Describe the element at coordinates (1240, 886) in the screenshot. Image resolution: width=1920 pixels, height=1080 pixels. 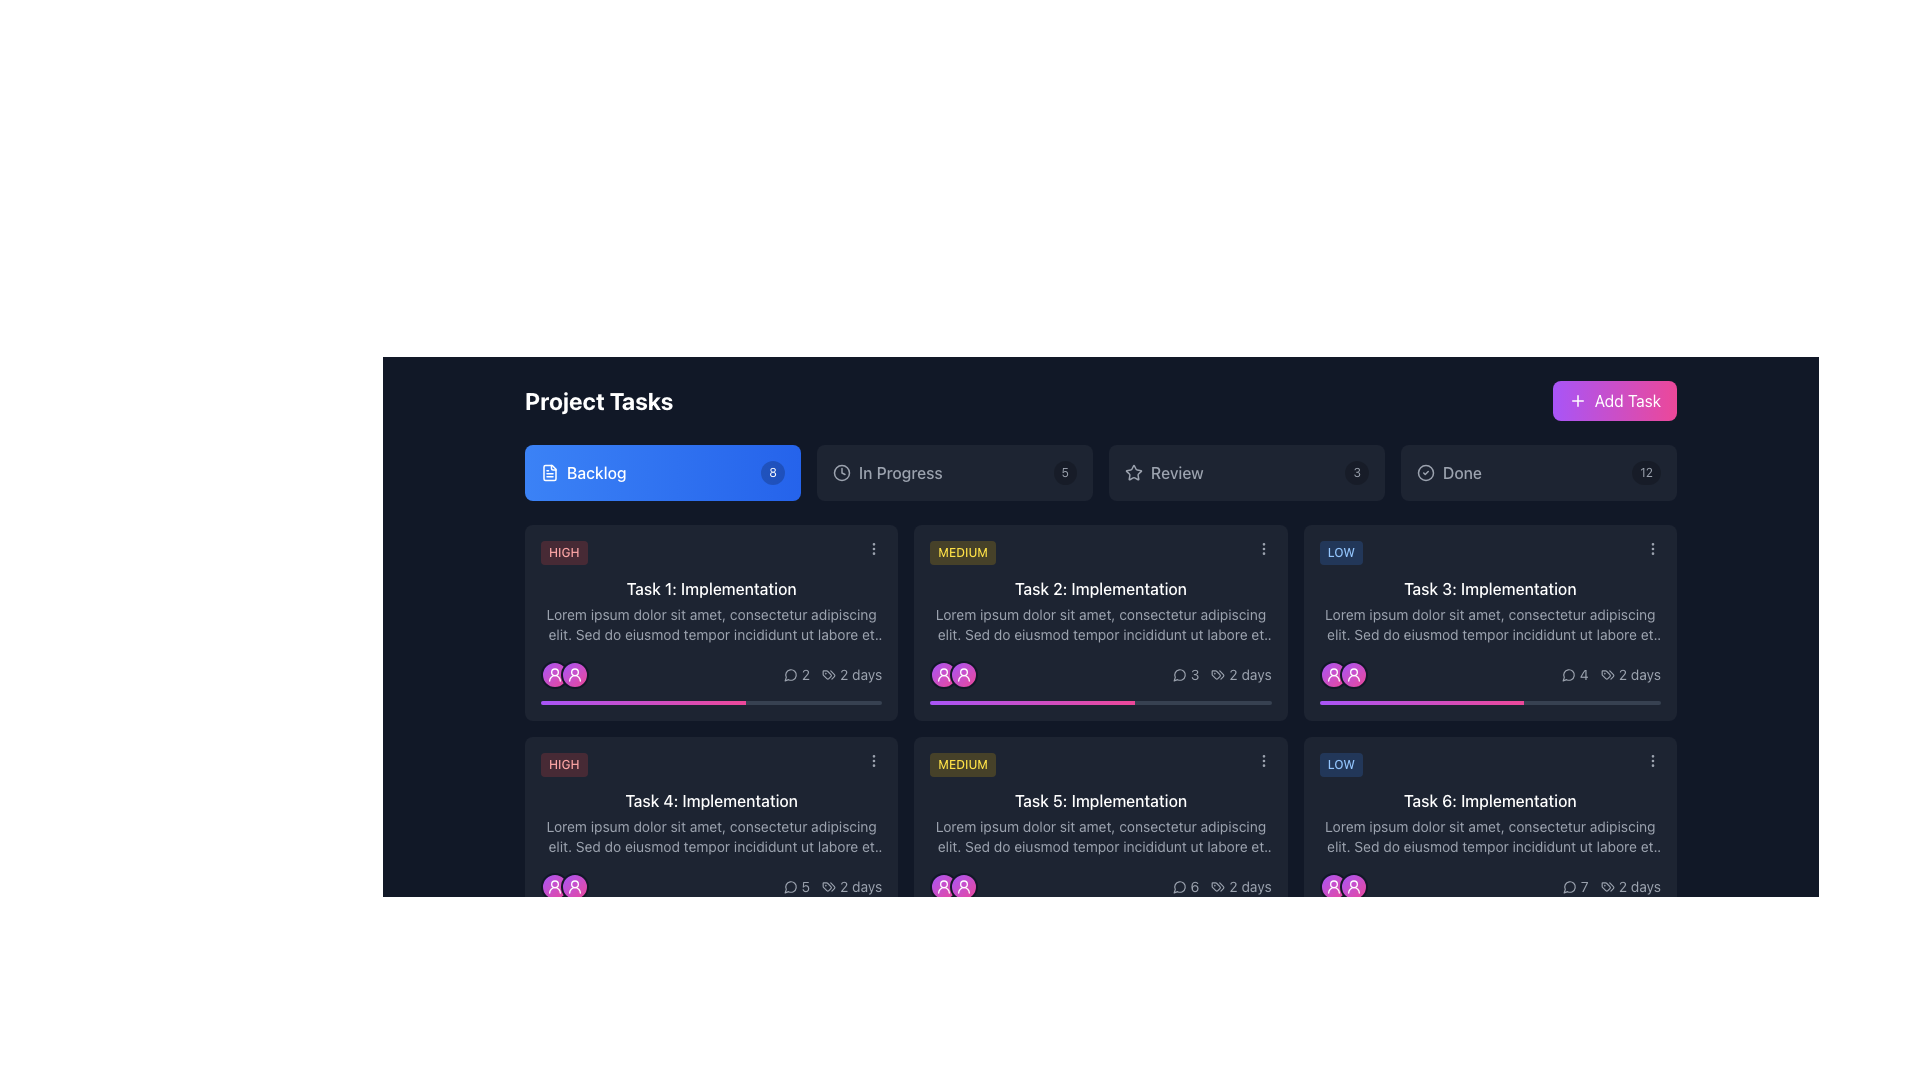
I see `the non-interactive text label displaying estimated or remaining time, which is positioned to the far right within the second card of the lower row in a grid layout, adjacent to an icon` at that location.